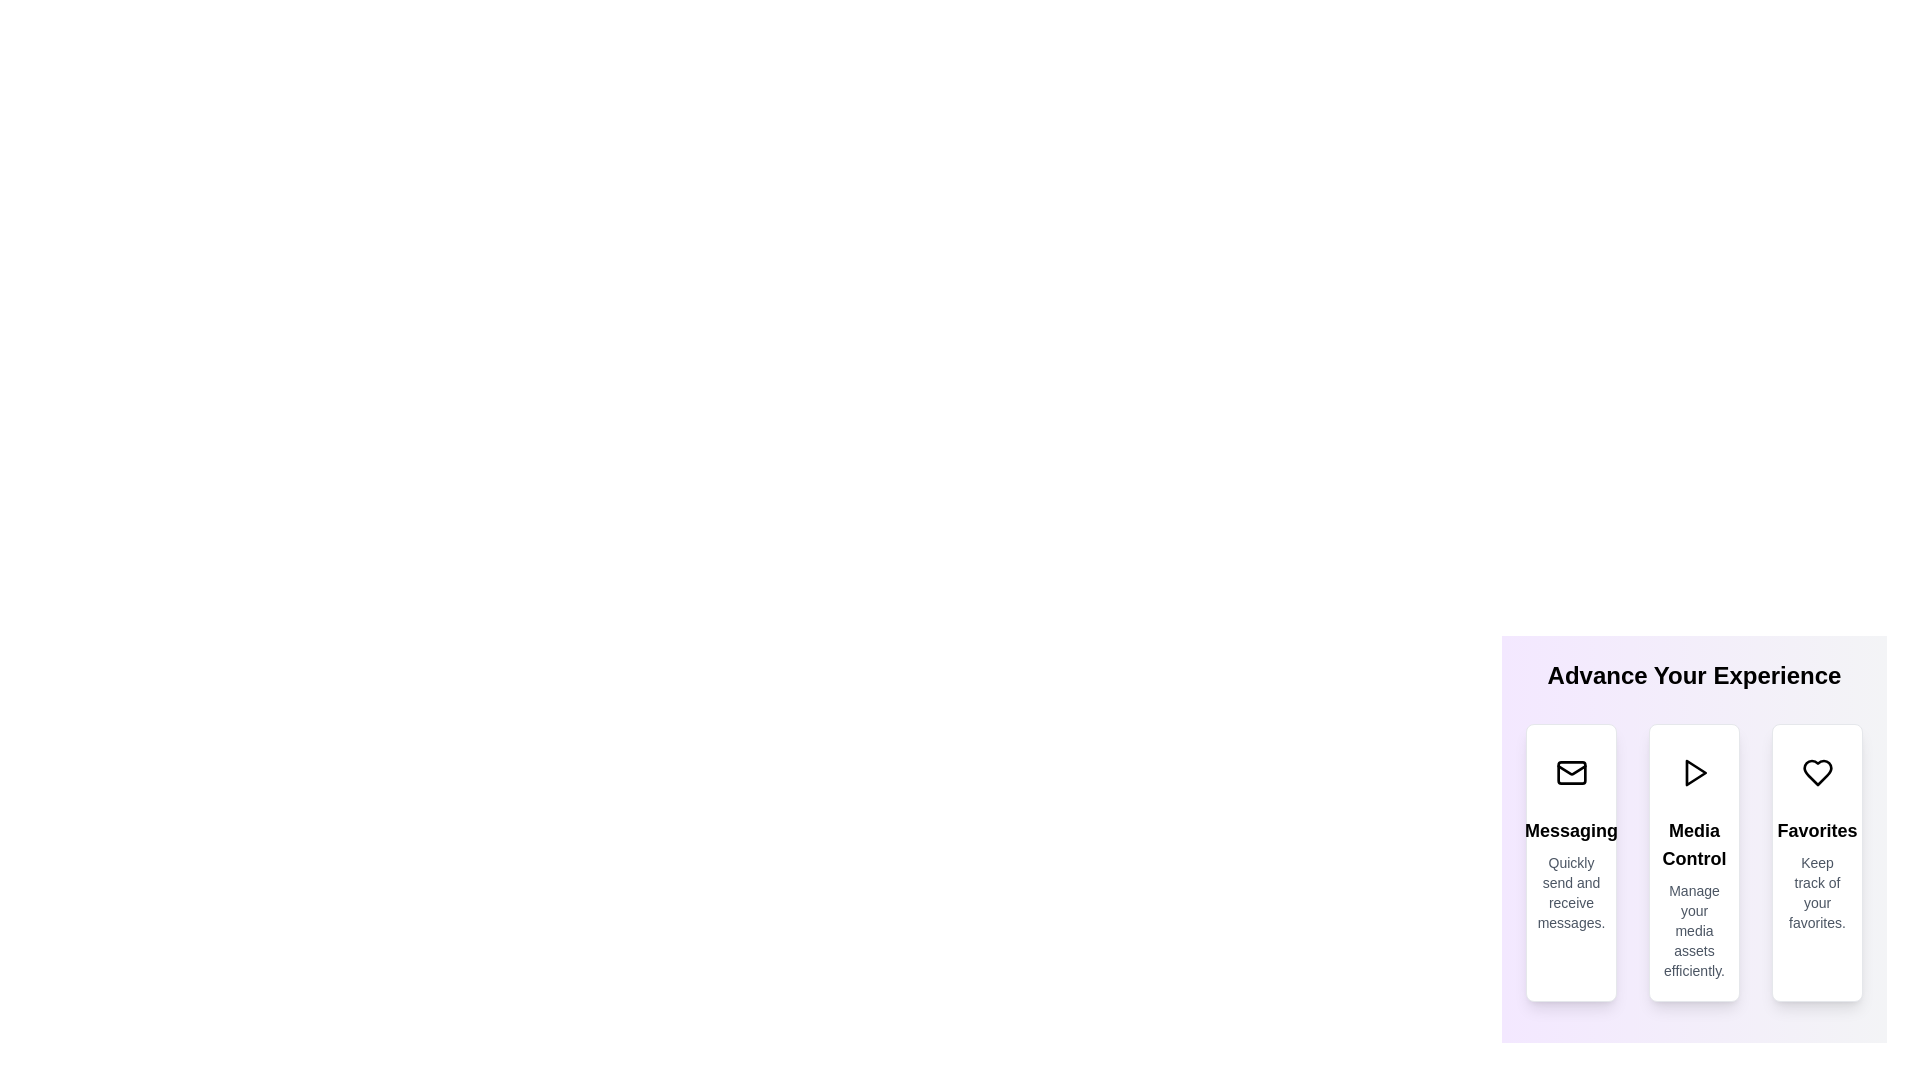 Image resolution: width=1920 pixels, height=1080 pixels. What do you see at coordinates (1693, 930) in the screenshot?
I see `descriptive text label located below the 'Media Control' title in the middle card of three cards` at bounding box center [1693, 930].